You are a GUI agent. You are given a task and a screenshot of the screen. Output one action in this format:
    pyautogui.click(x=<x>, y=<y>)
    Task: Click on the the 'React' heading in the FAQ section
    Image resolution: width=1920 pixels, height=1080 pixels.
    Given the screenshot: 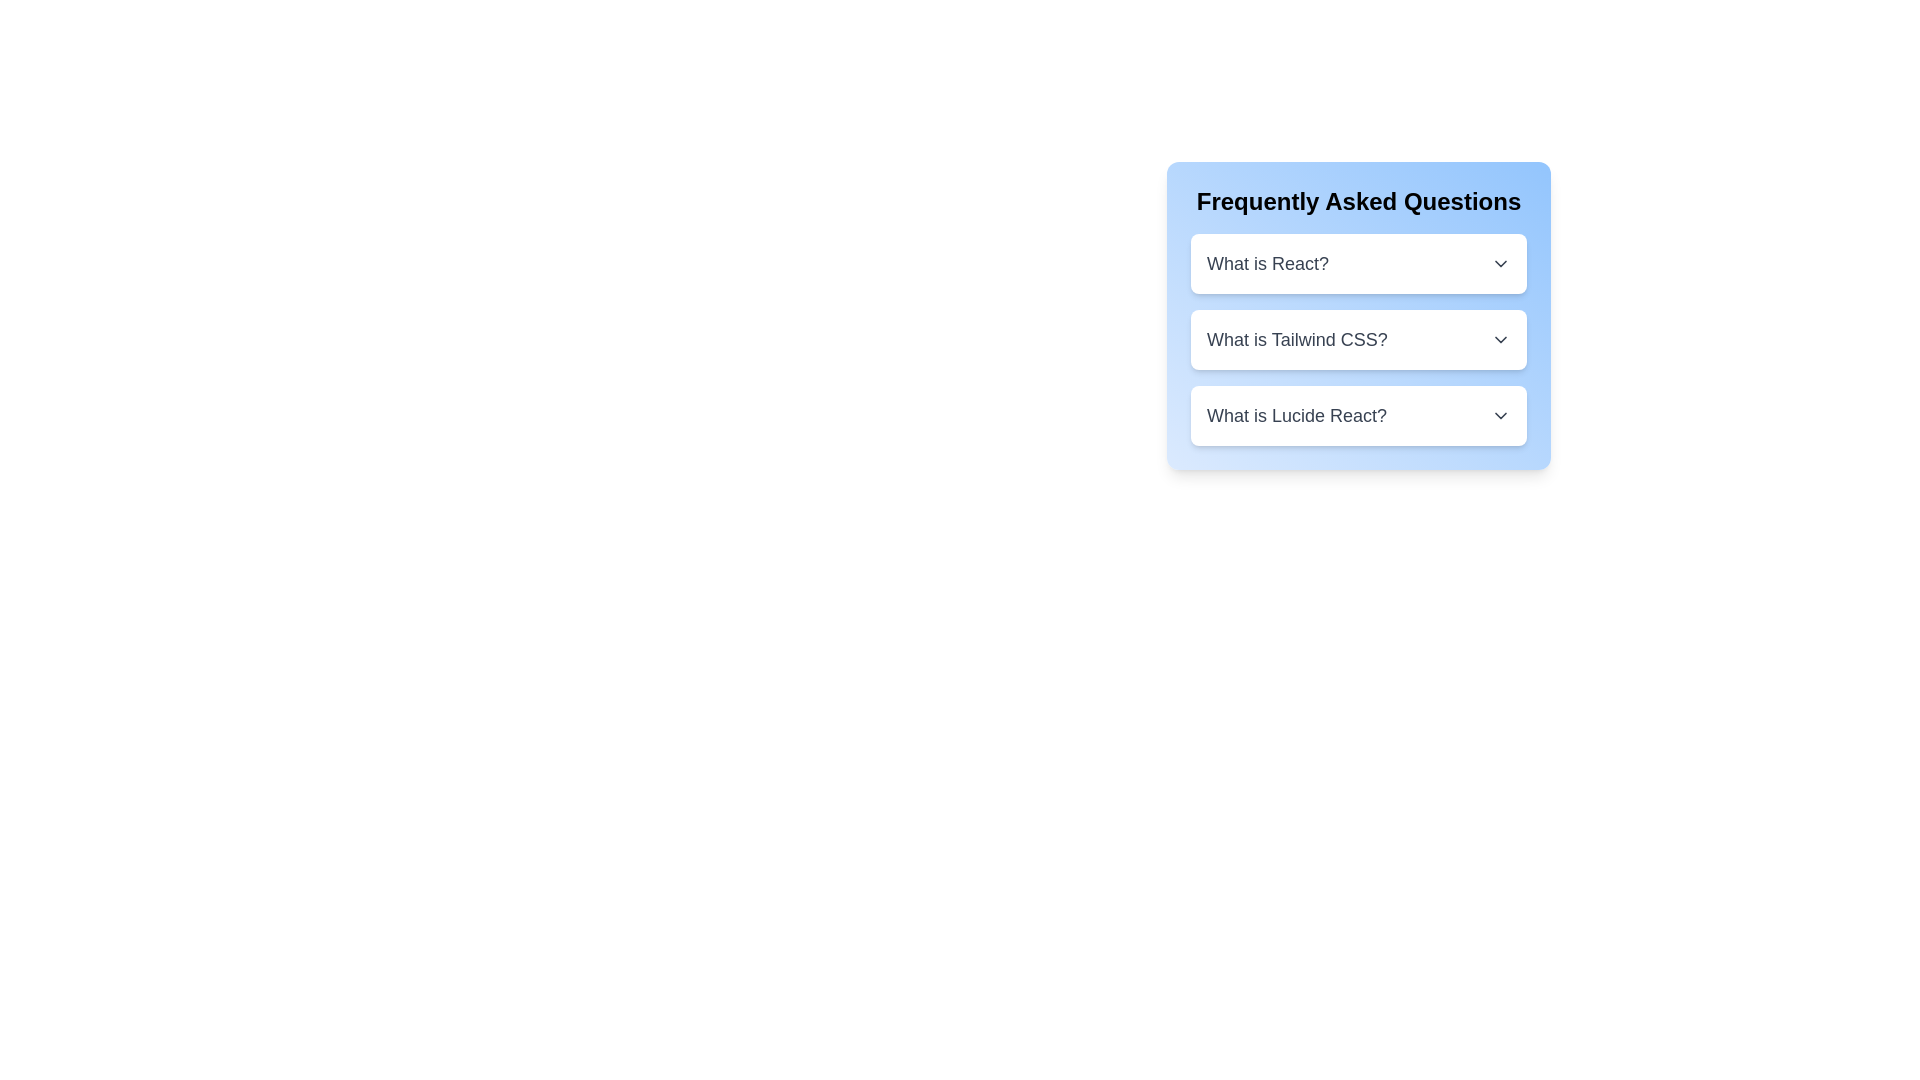 What is the action you would take?
    pyautogui.click(x=1266, y=262)
    